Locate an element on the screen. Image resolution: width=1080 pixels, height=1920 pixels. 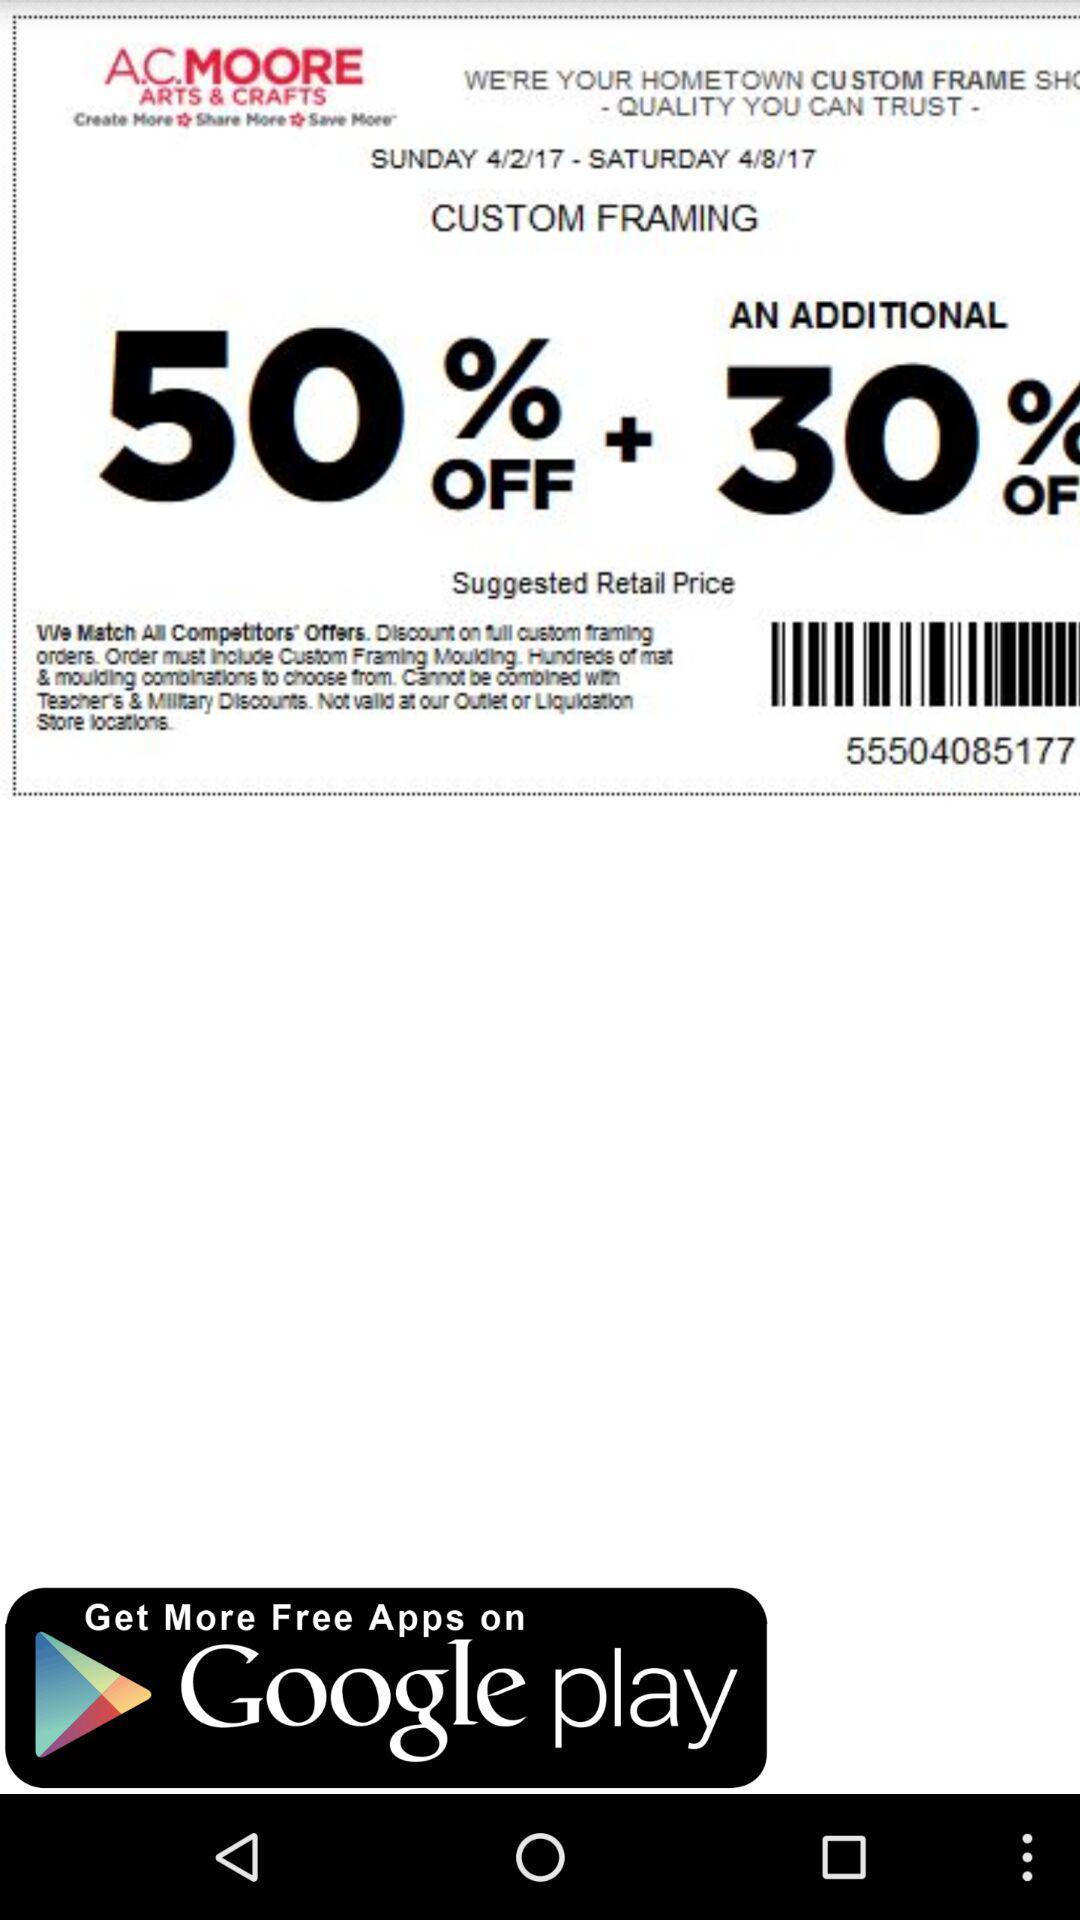
download apps on google play is located at coordinates (386, 1687).